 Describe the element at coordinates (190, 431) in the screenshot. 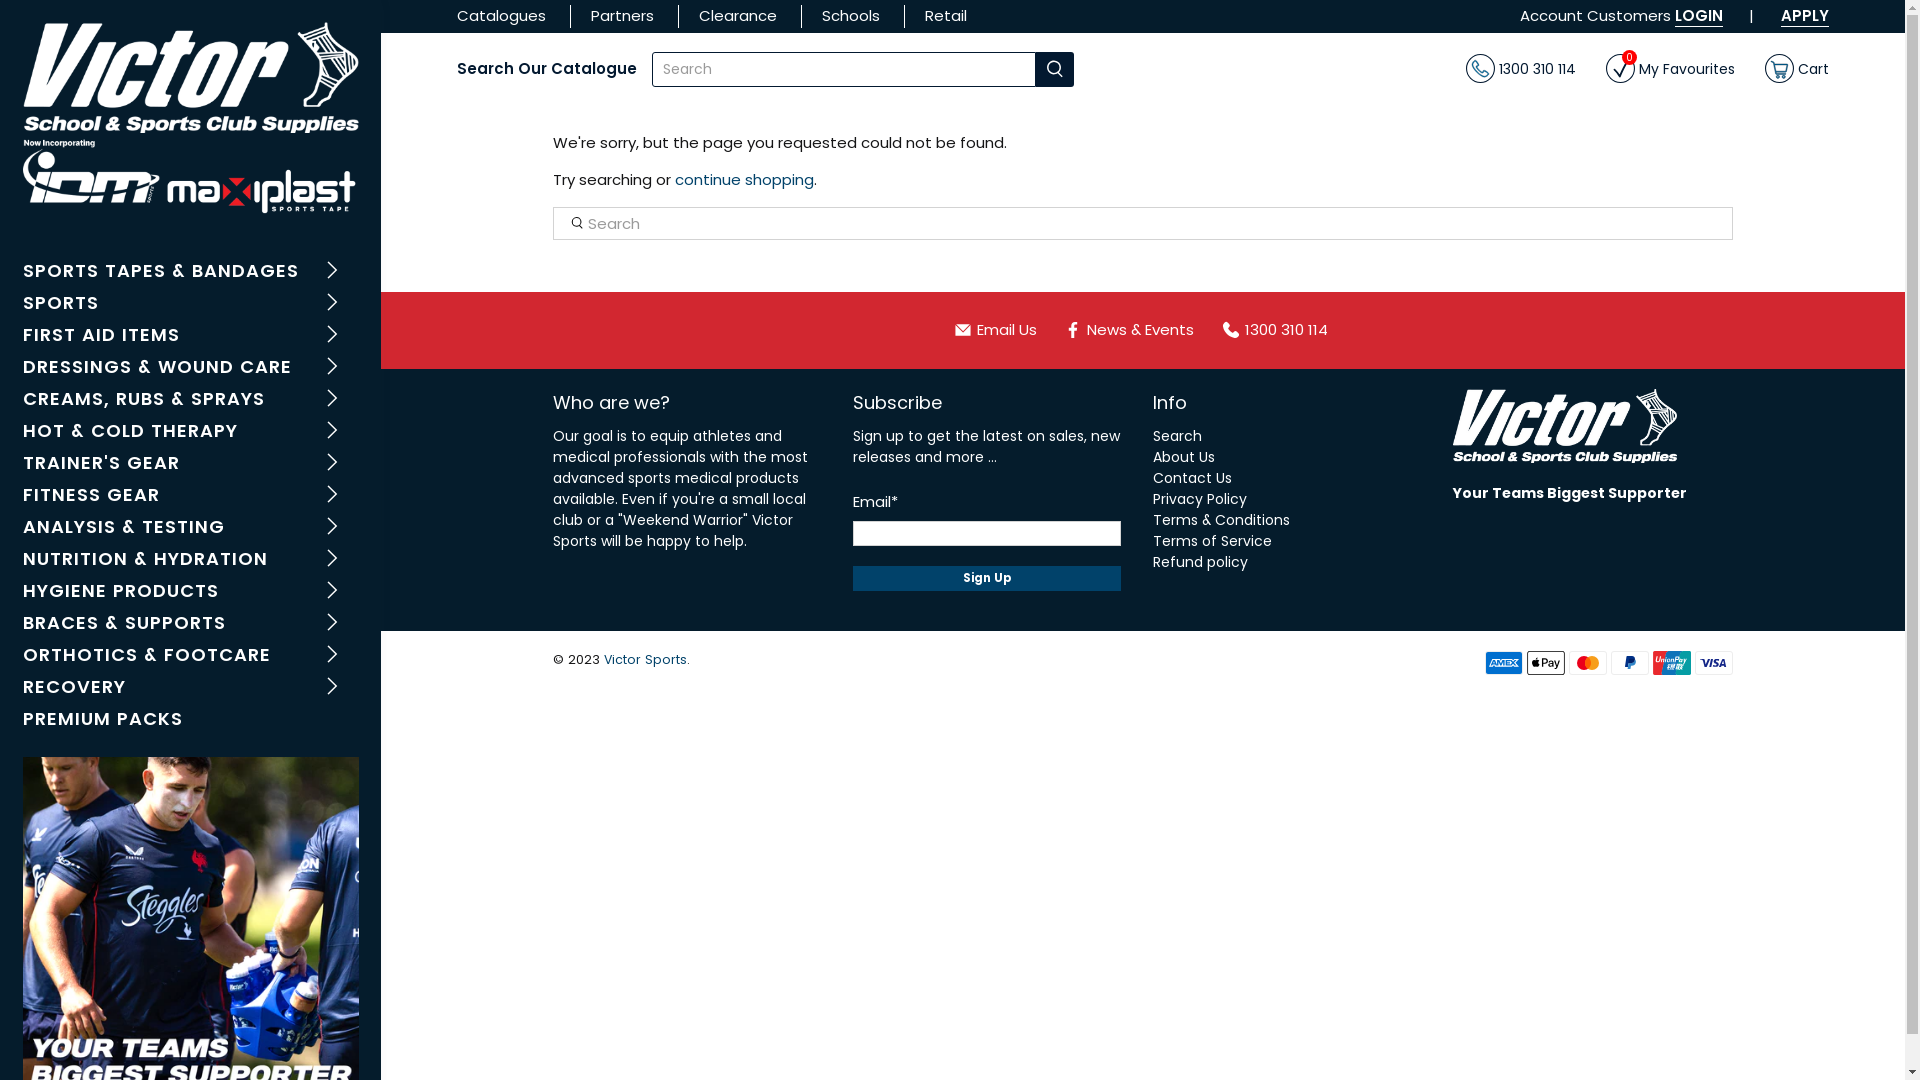

I see `'HOT & COLD THERAPY'` at that location.